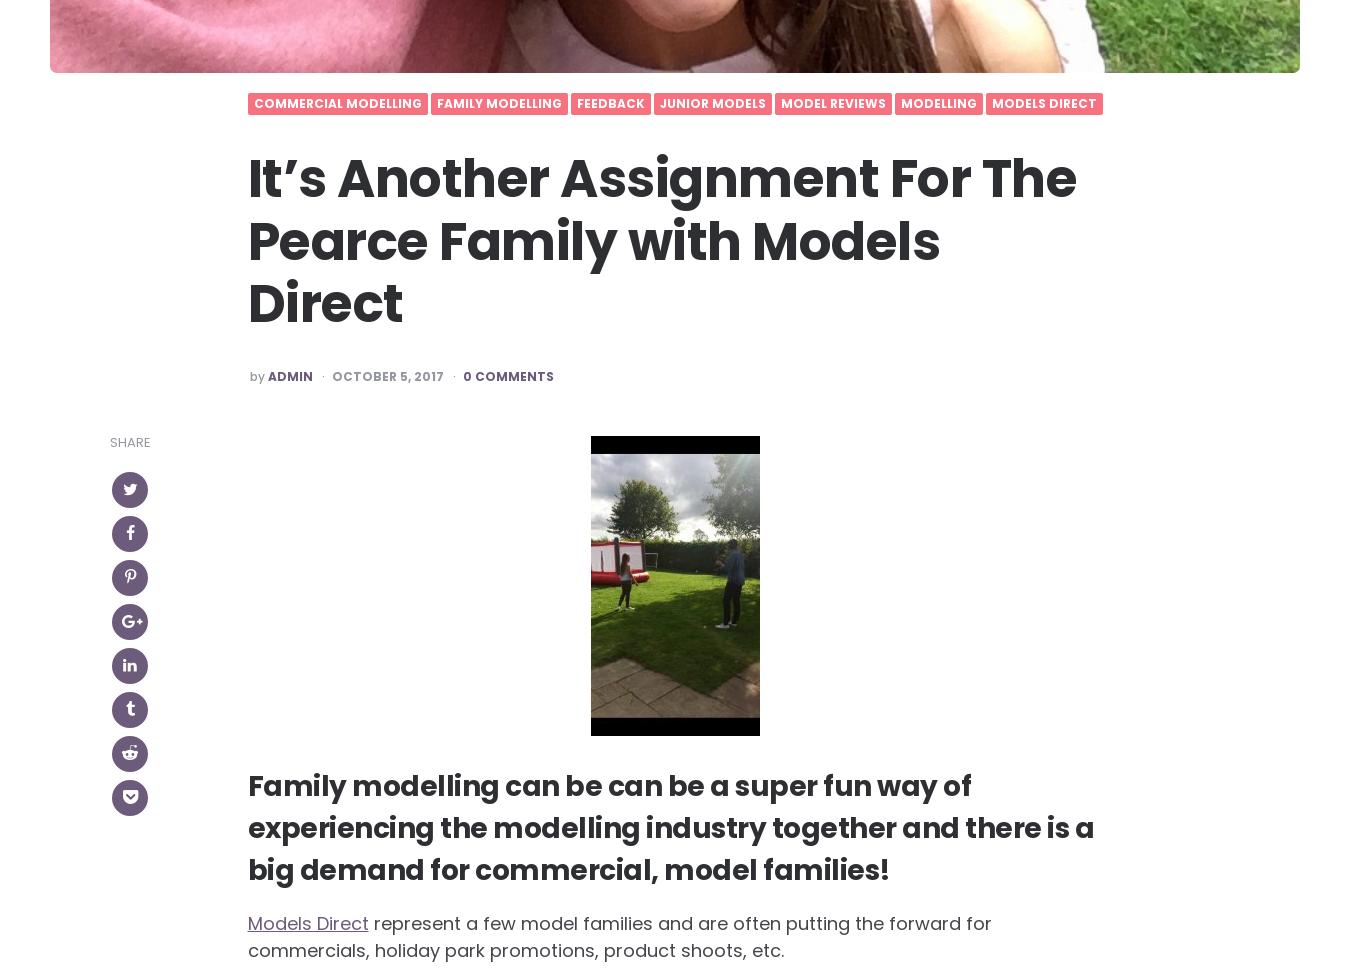 Image resolution: width=1350 pixels, height=976 pixels. I want to click on 'Models Direct', so click(306, 922).